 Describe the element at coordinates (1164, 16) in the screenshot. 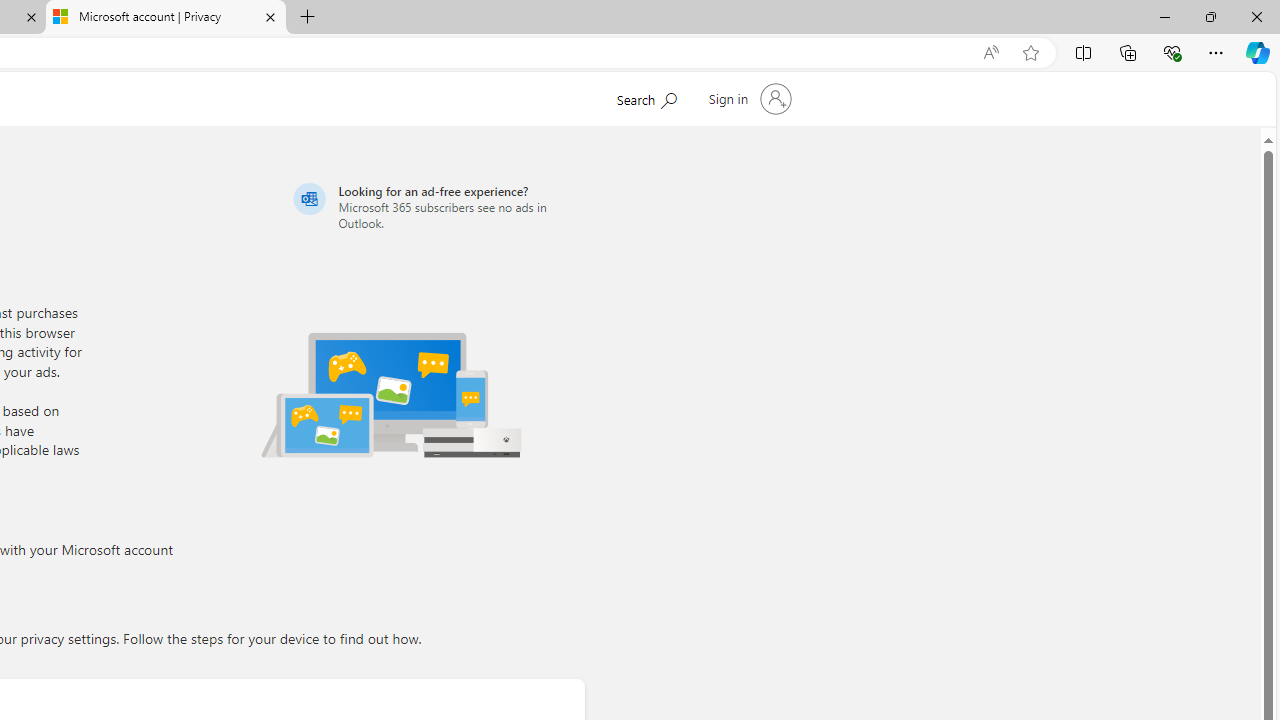

I see `'Minimize'` at that location.